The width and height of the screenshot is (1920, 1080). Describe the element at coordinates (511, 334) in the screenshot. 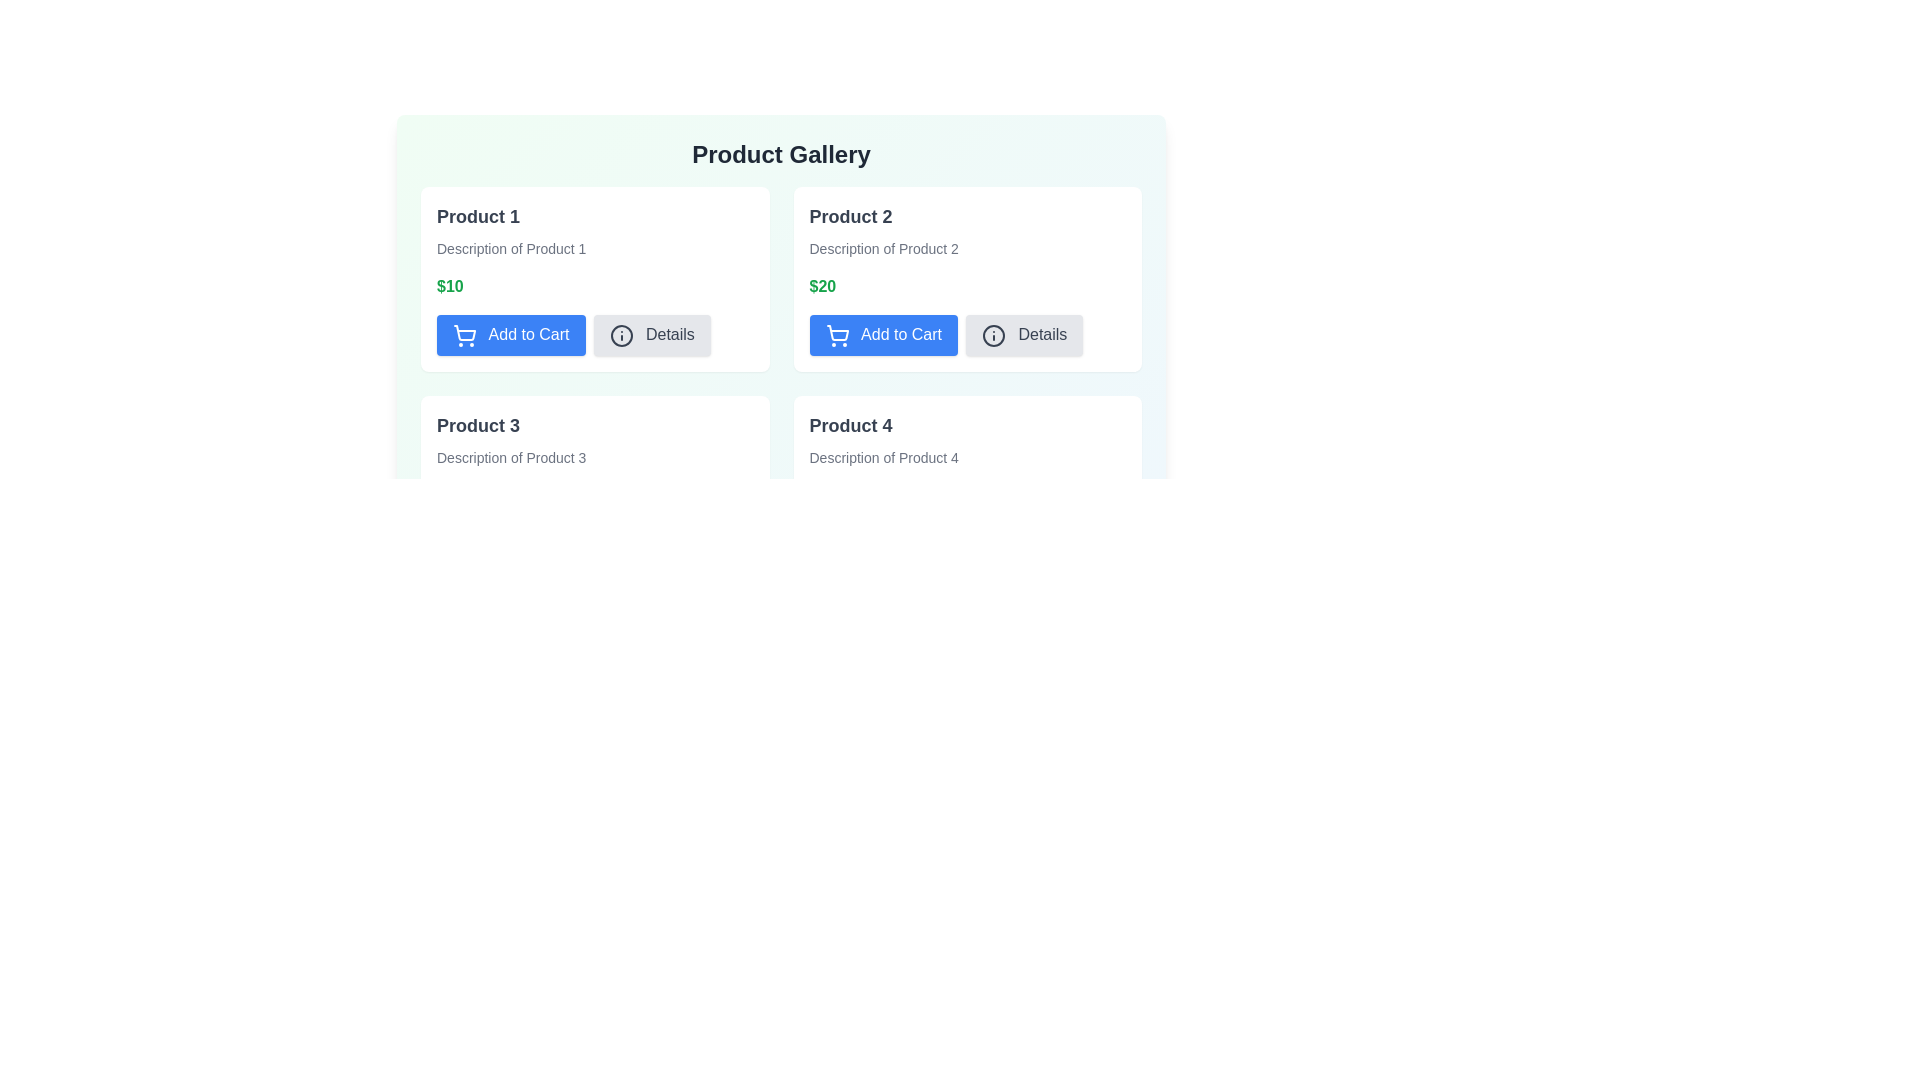

I see `the 'Add to Cart' button, which is the leftmost button in the product card's bottom section` at that location.